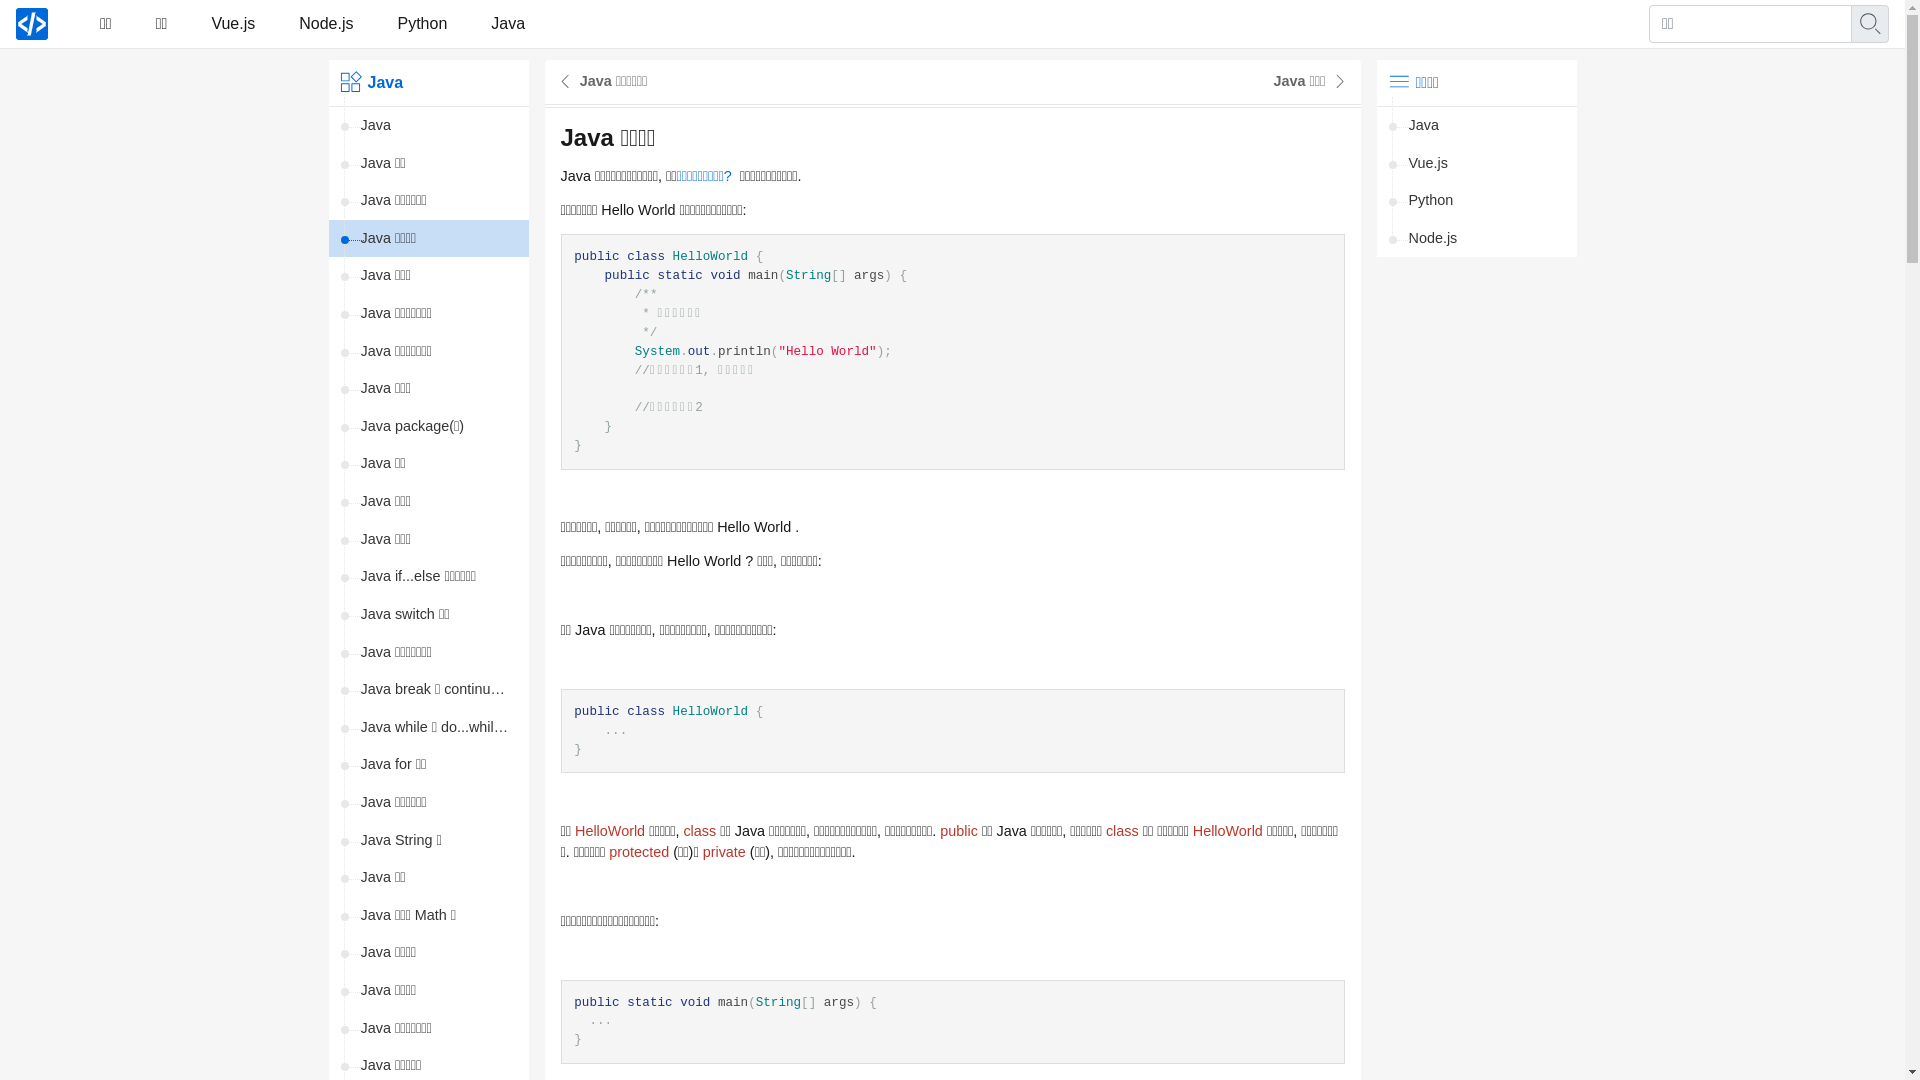 This screenshot has height=1080, width=1920. I want to click on 'Java', so click(344, 126).